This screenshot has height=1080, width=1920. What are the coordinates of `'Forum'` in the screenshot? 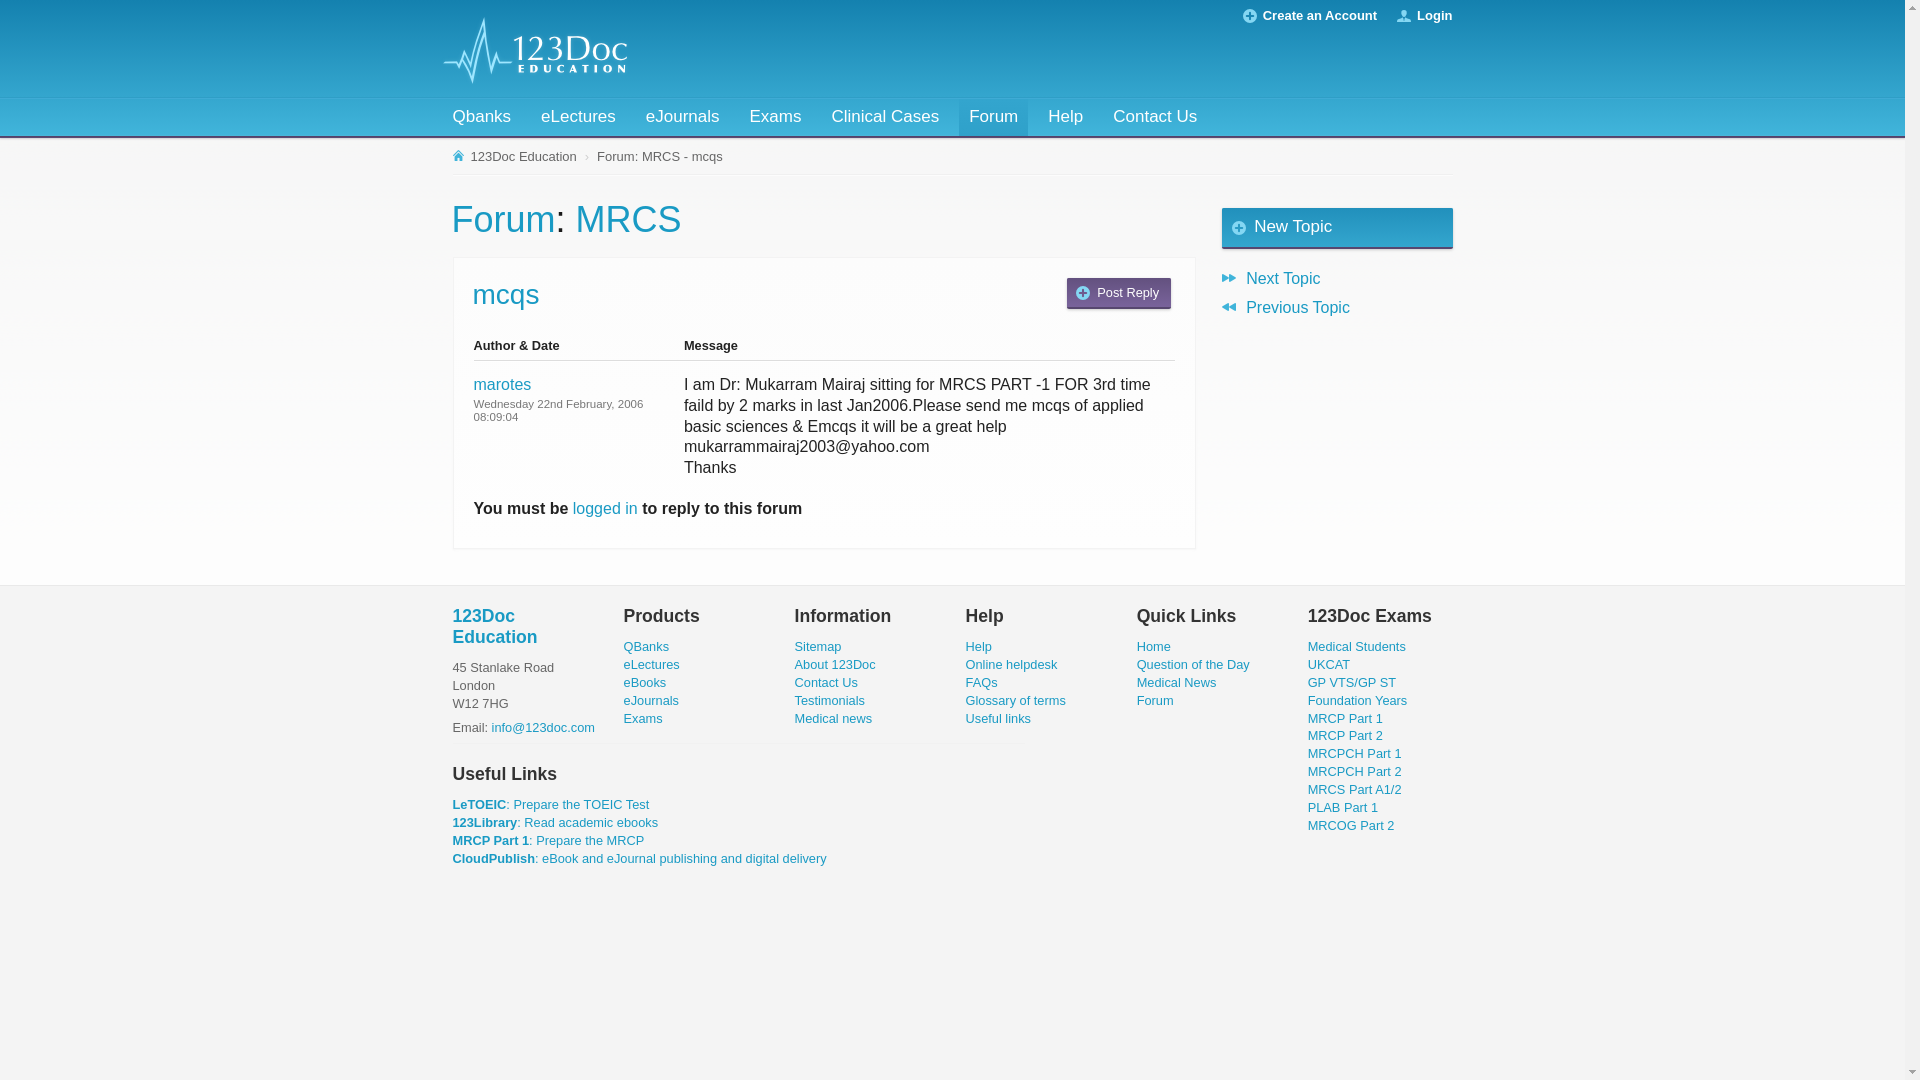 It's located at (993, 117).